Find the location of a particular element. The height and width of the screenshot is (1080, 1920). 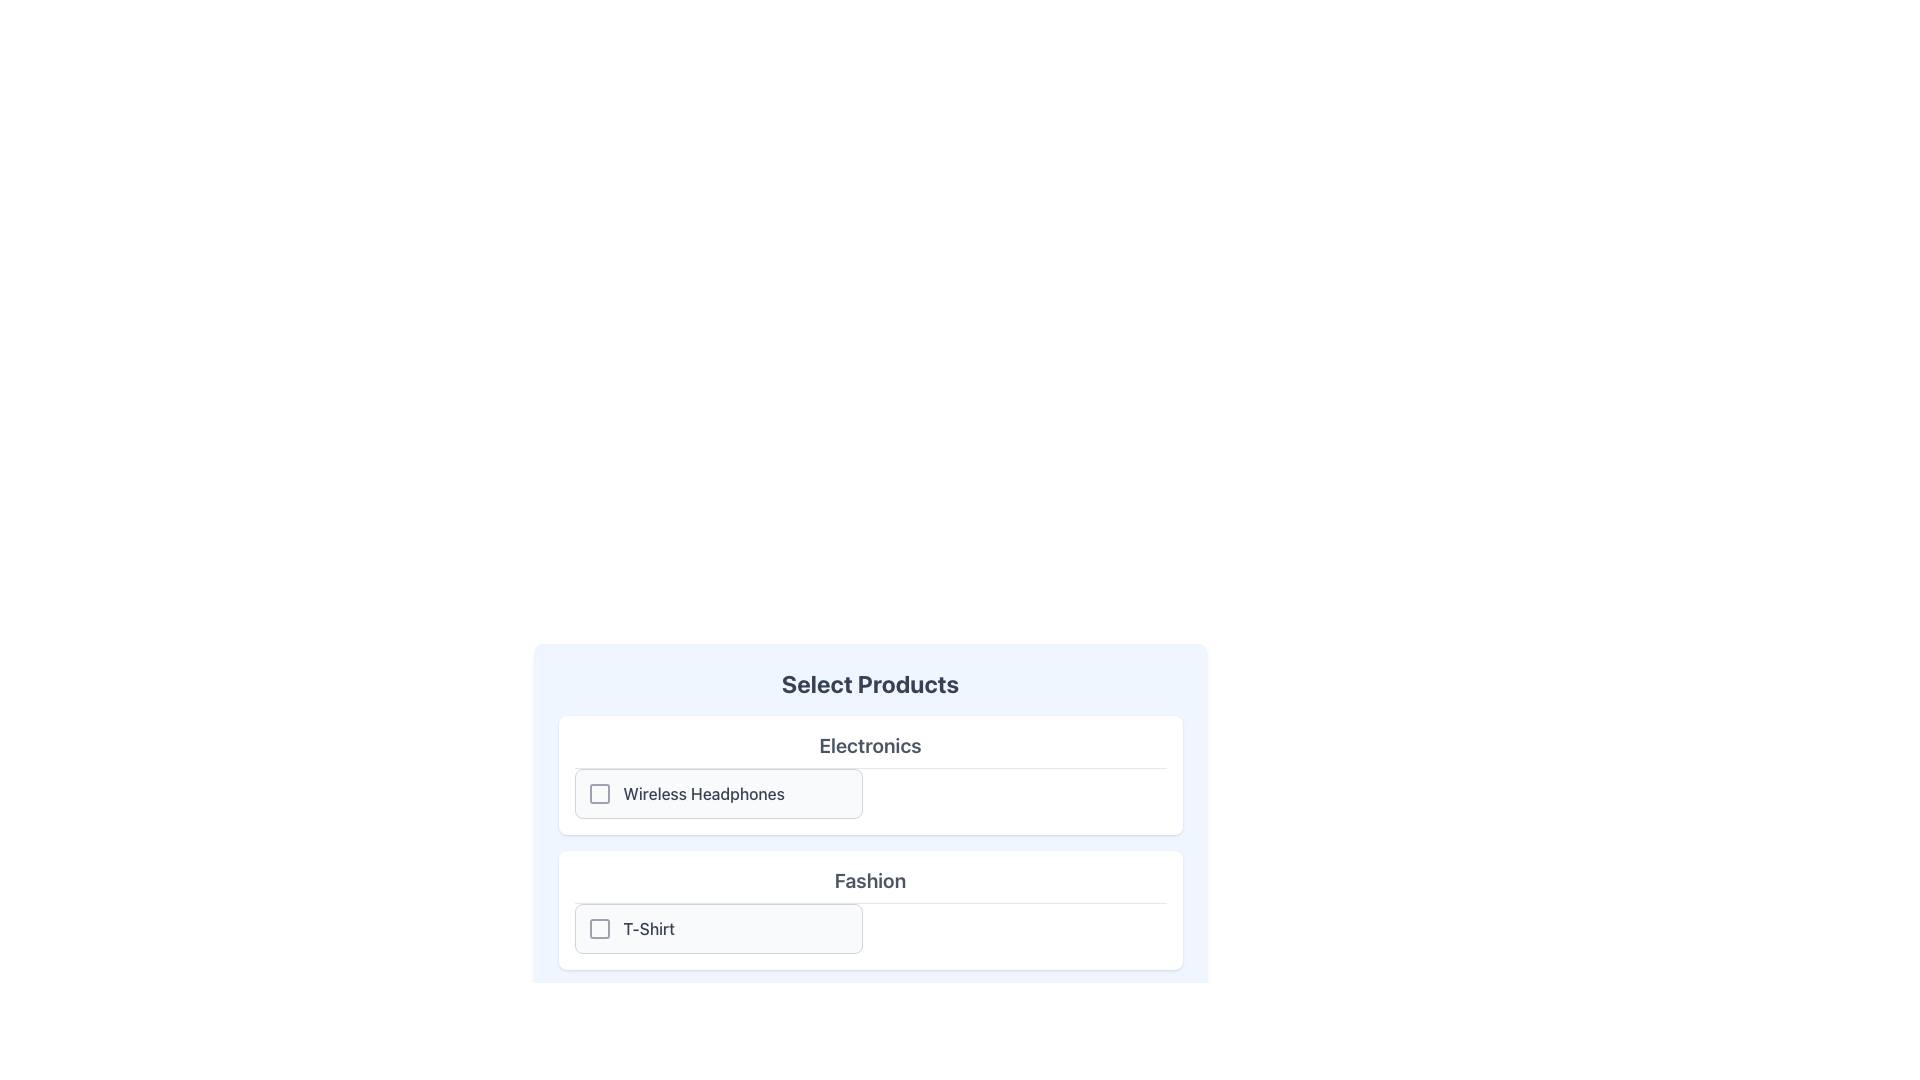

the static text label displaying 'T-Shirt' which is styled in medium-weight gray font and located under the 'Fashion' category in the 'Select Products' section, positioned to the right of a checkbox icon is located at coordinates (649, 929).